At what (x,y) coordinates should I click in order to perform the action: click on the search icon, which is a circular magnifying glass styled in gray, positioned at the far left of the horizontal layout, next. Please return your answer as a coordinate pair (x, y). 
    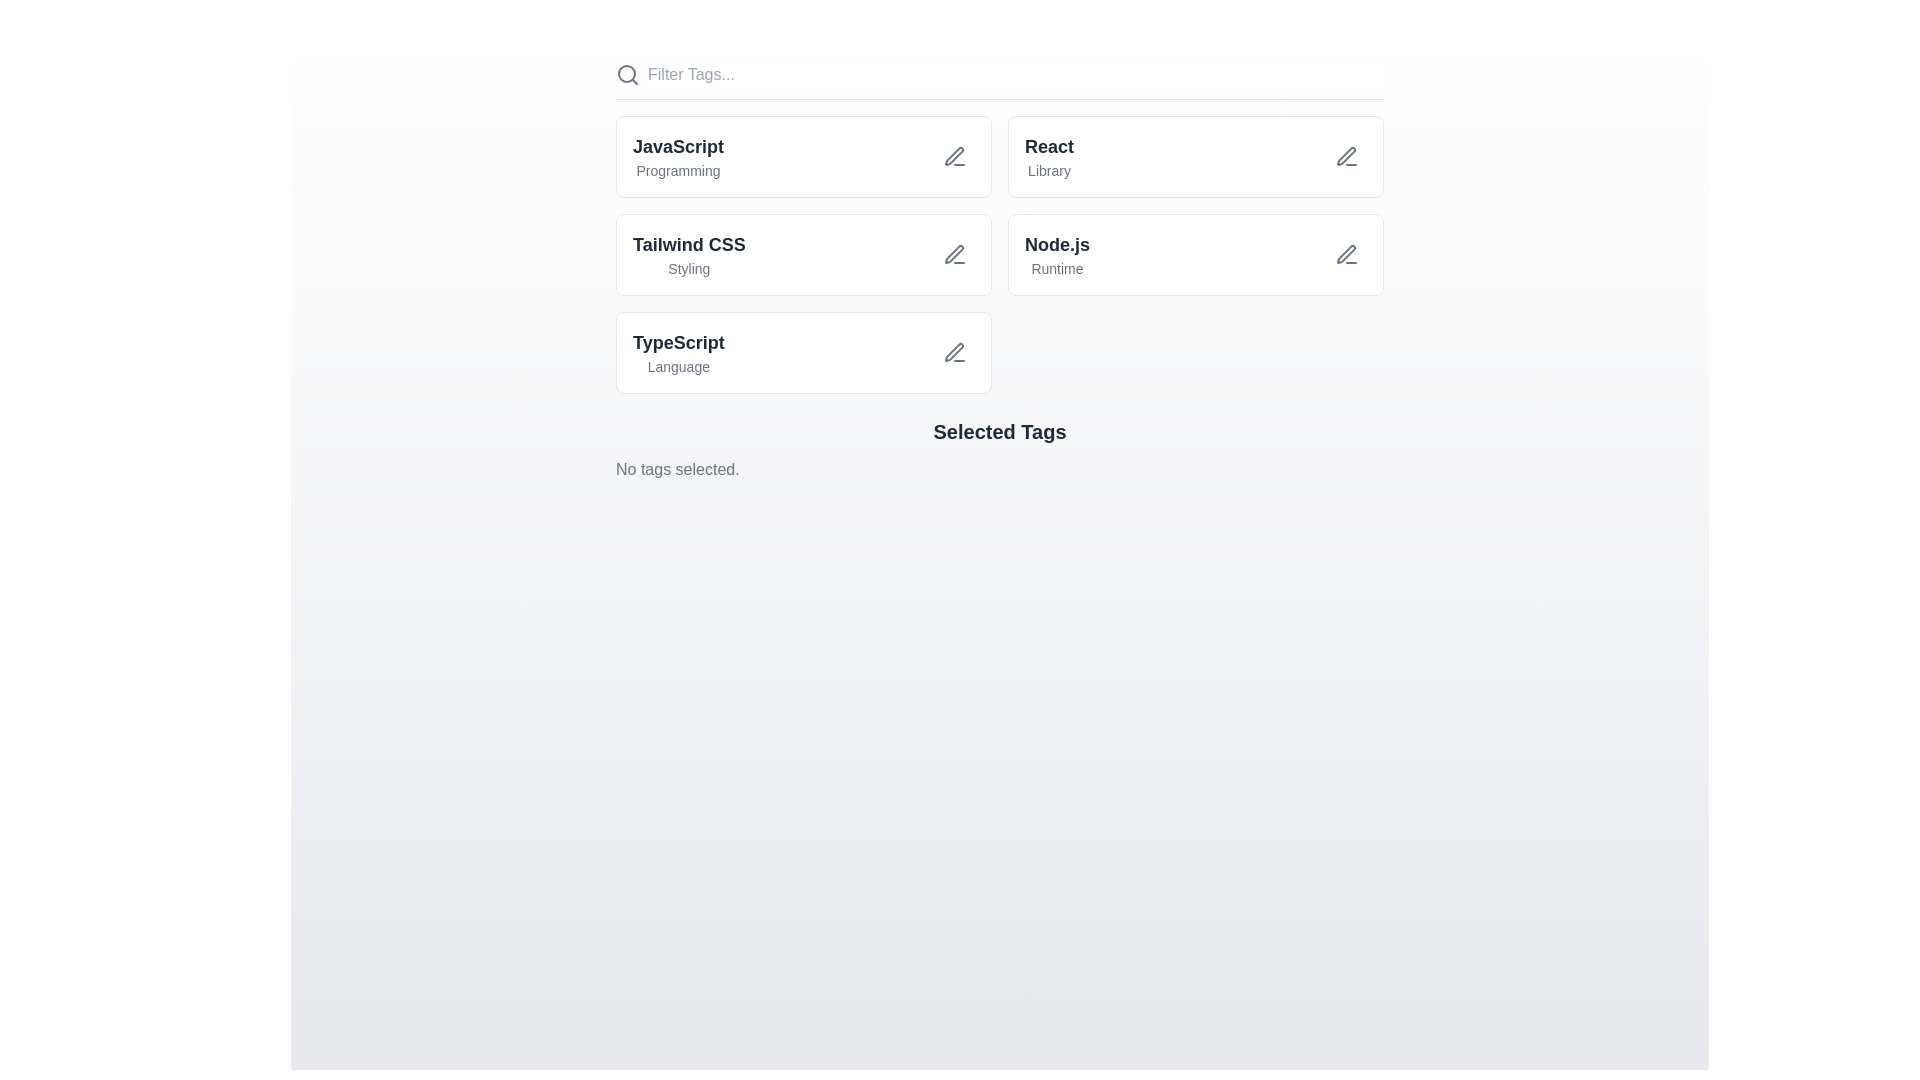
    Looking at the image, I should click on (627, 73).